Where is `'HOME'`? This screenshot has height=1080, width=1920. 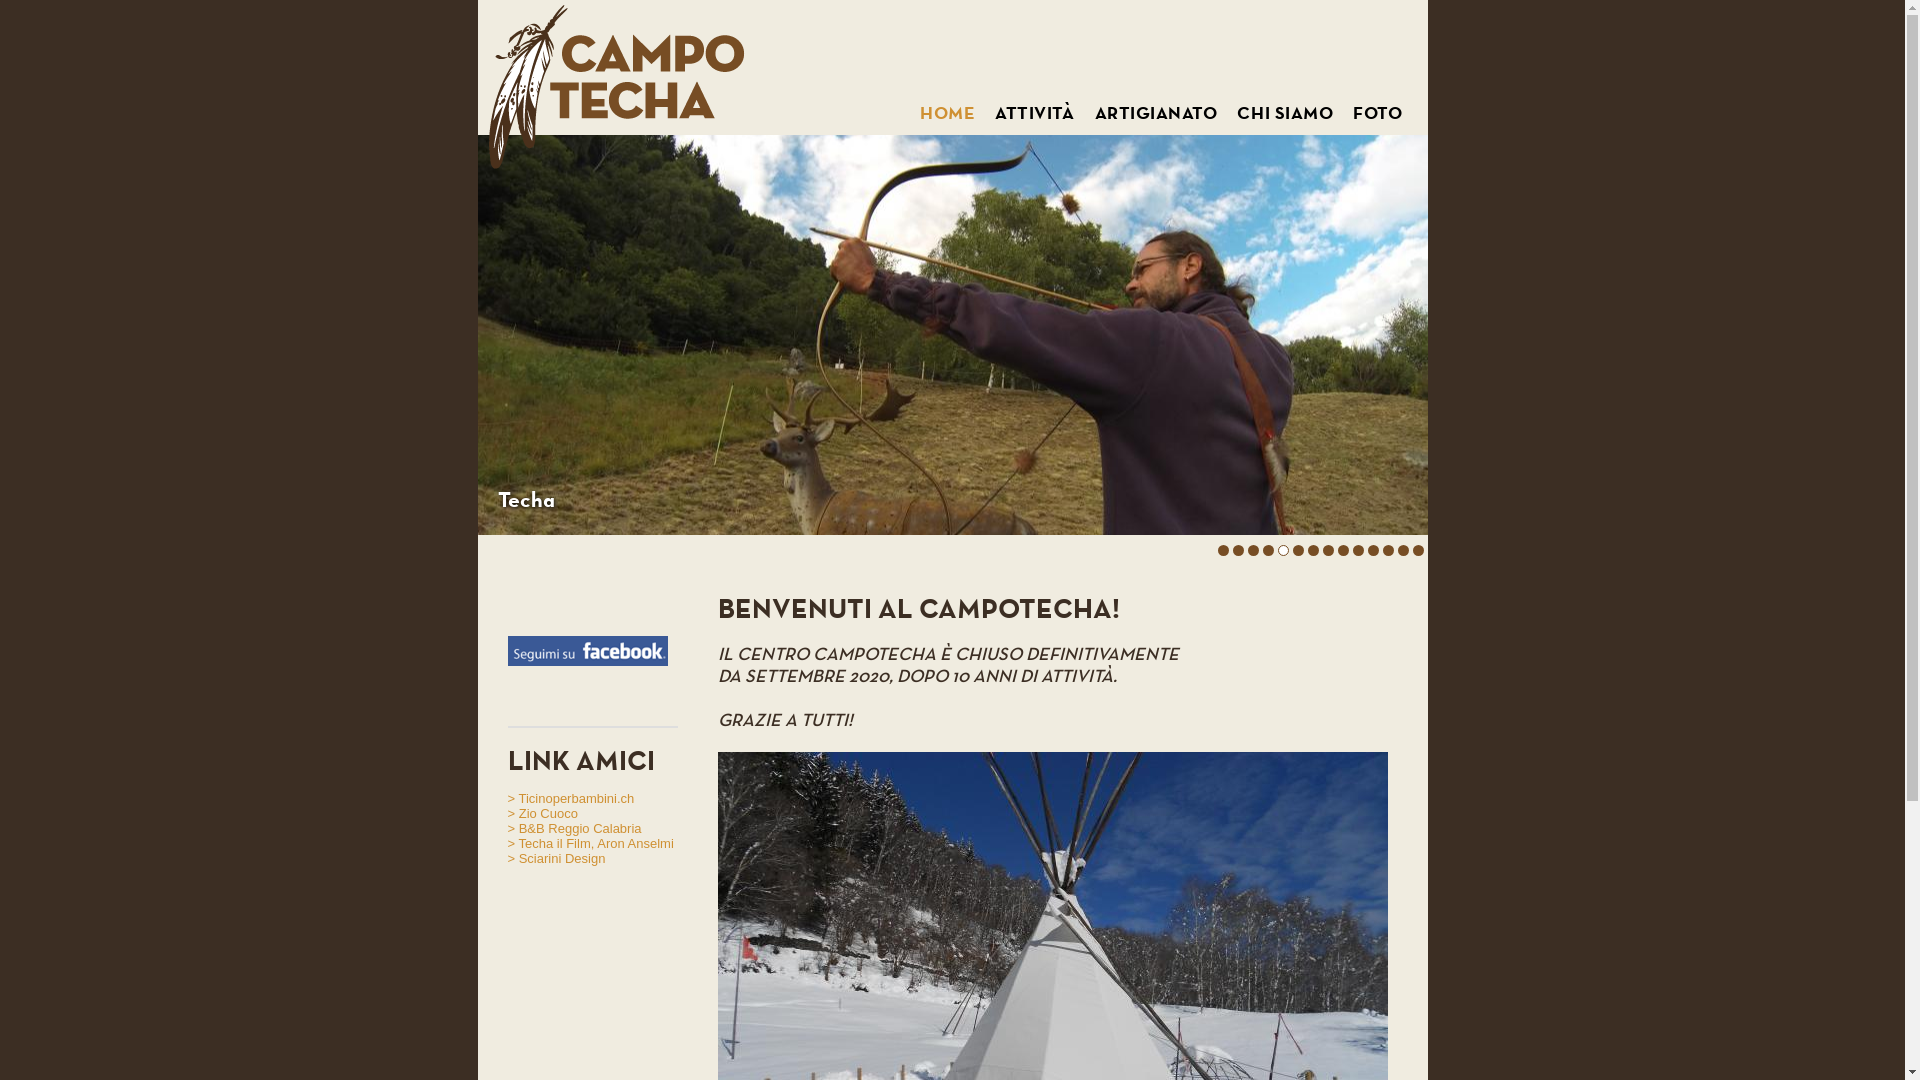
'HOME' is located at coordinates (946, 114).